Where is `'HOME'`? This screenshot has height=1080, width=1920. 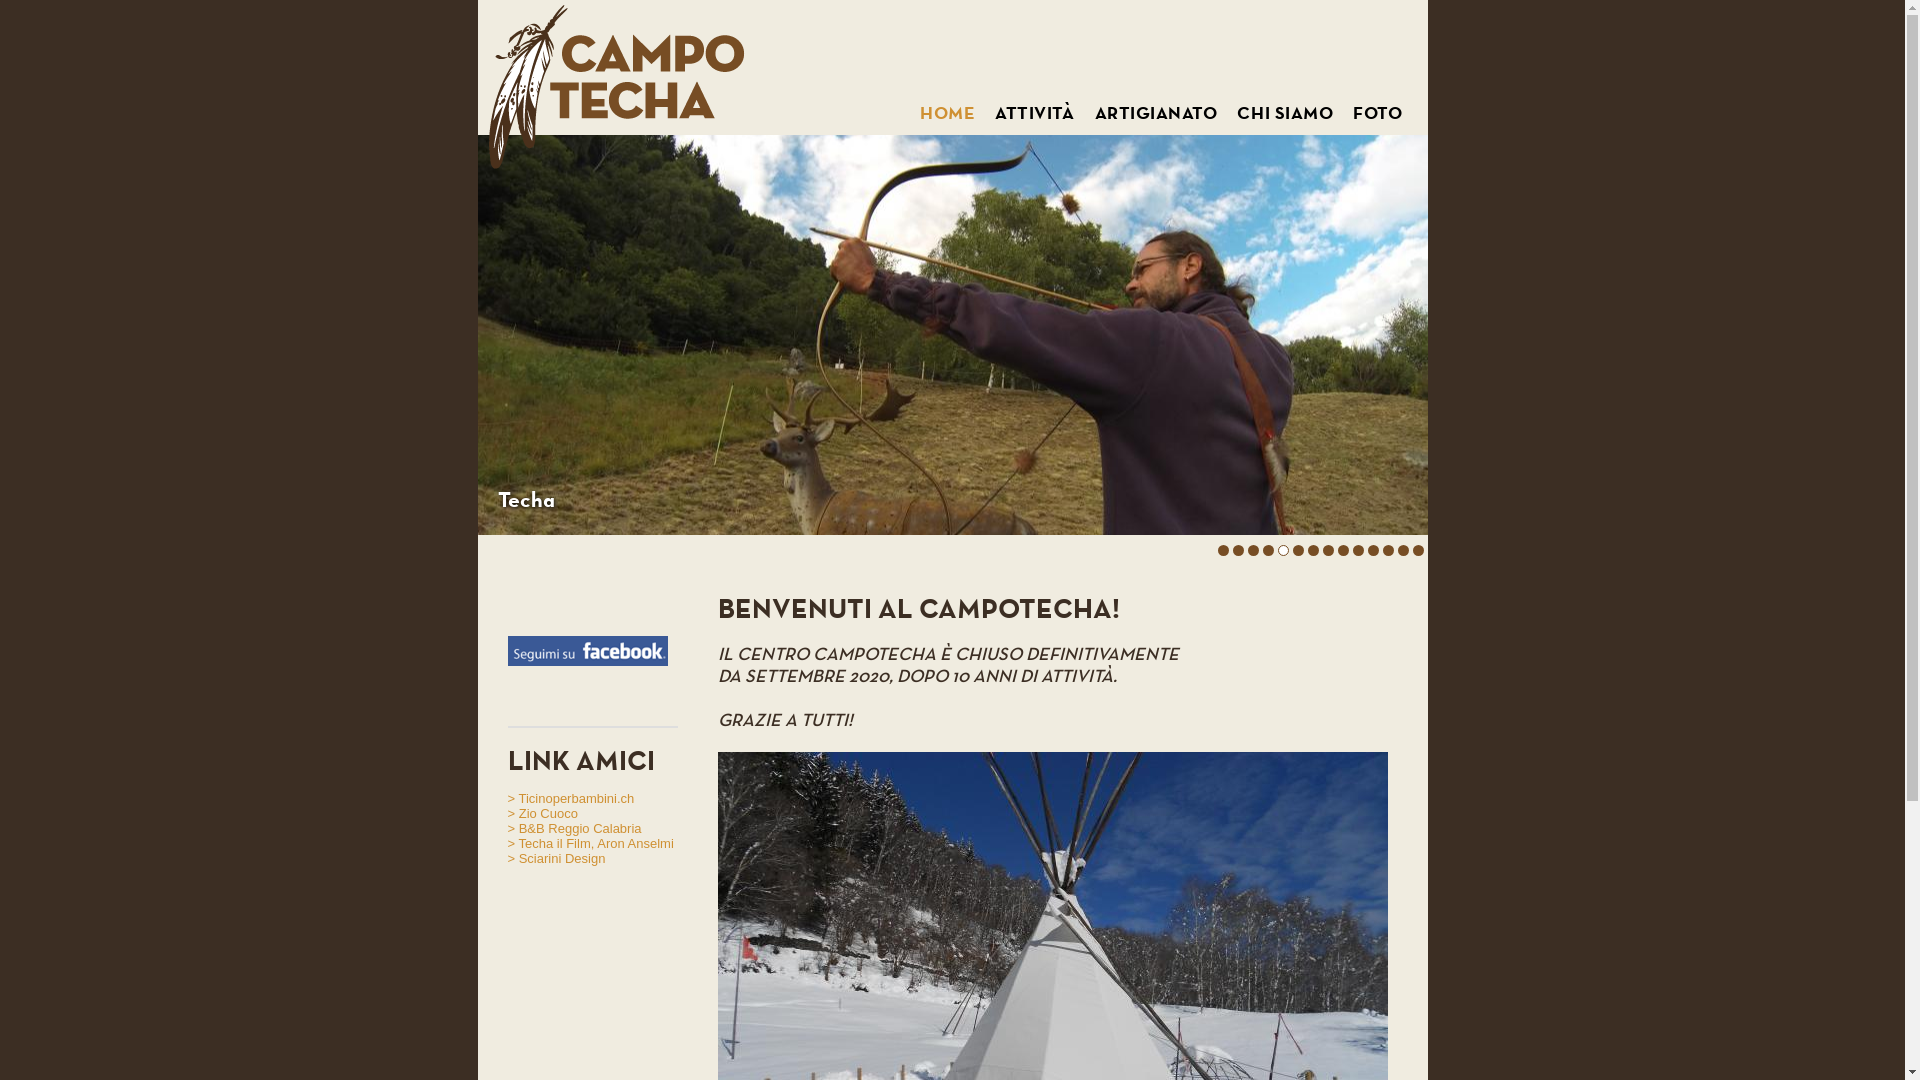
'HOME' is located at coordinates (946, 114).